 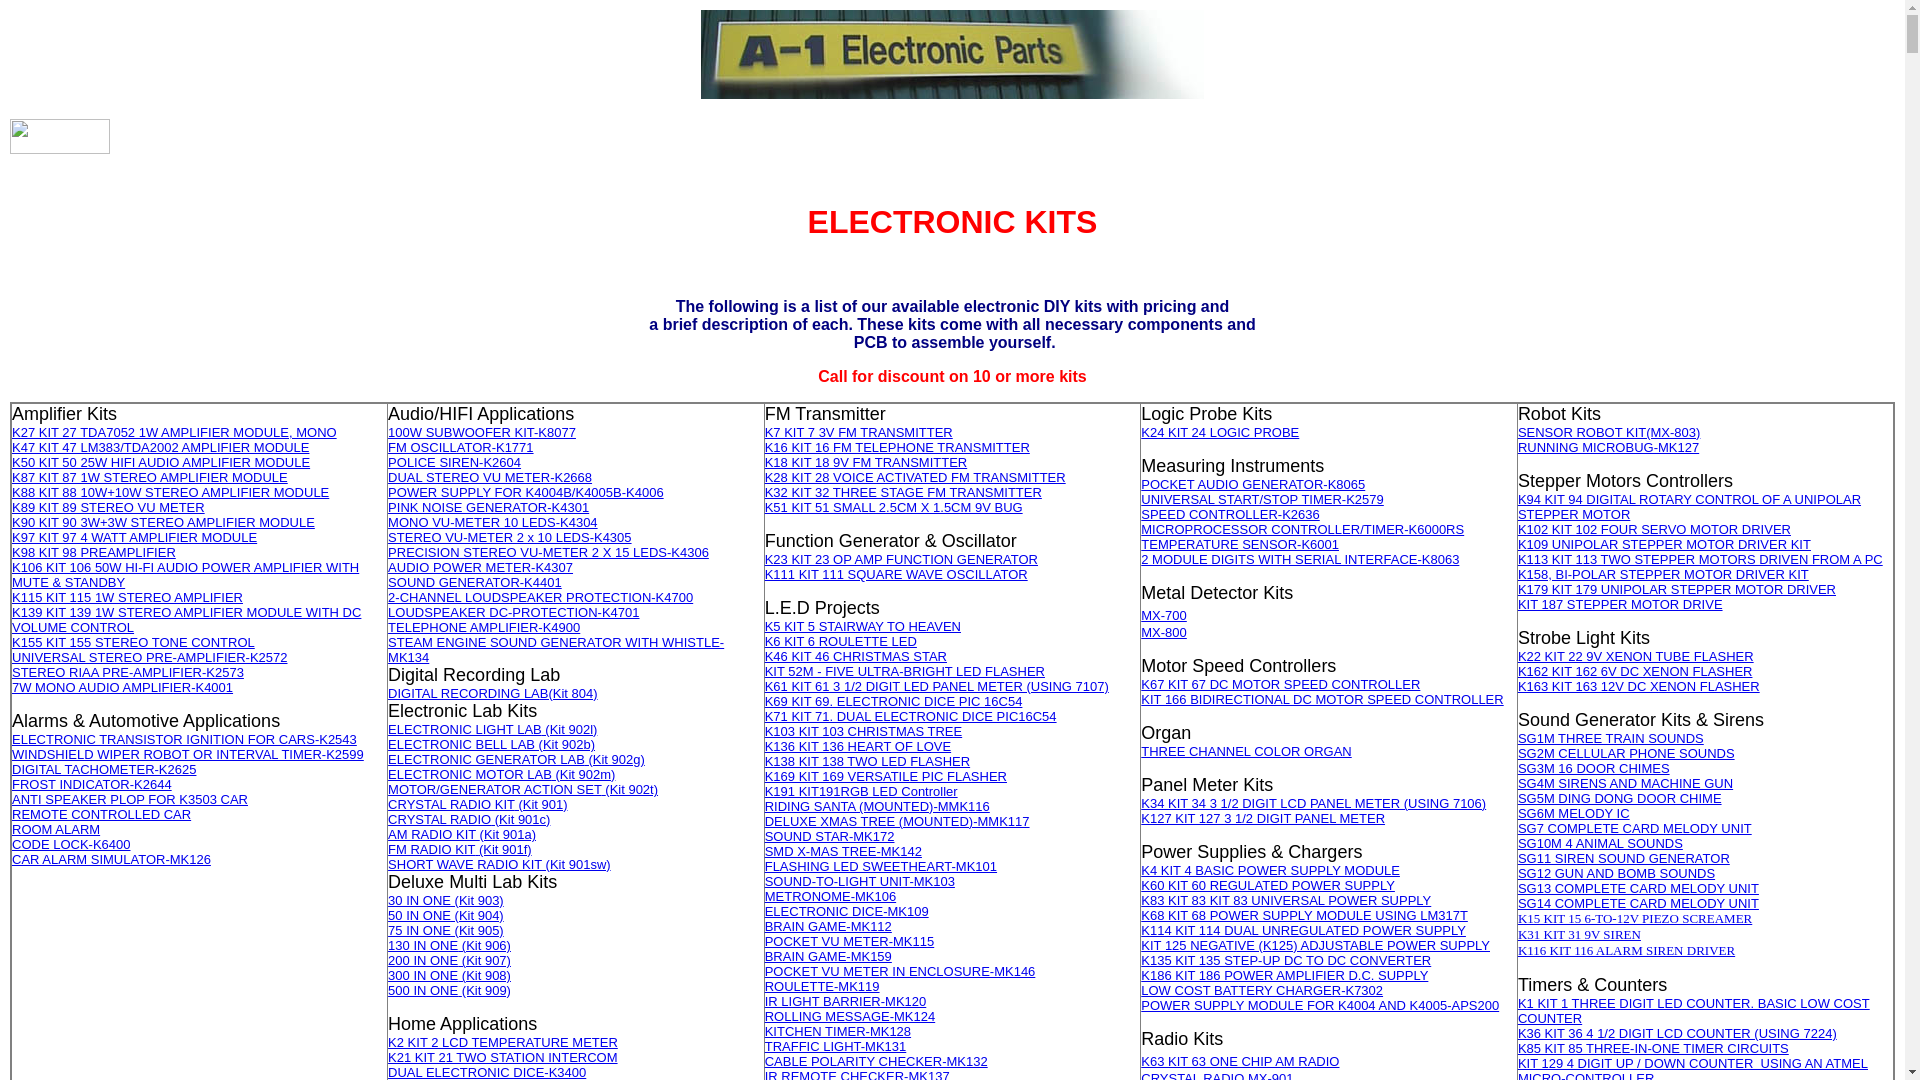 What do you see at coordinates (526, 492) in the screenshot?
I see `'POWER SUPPLY FOR K4004B/K4005B-K4006'` at bounding box center [526, 492].